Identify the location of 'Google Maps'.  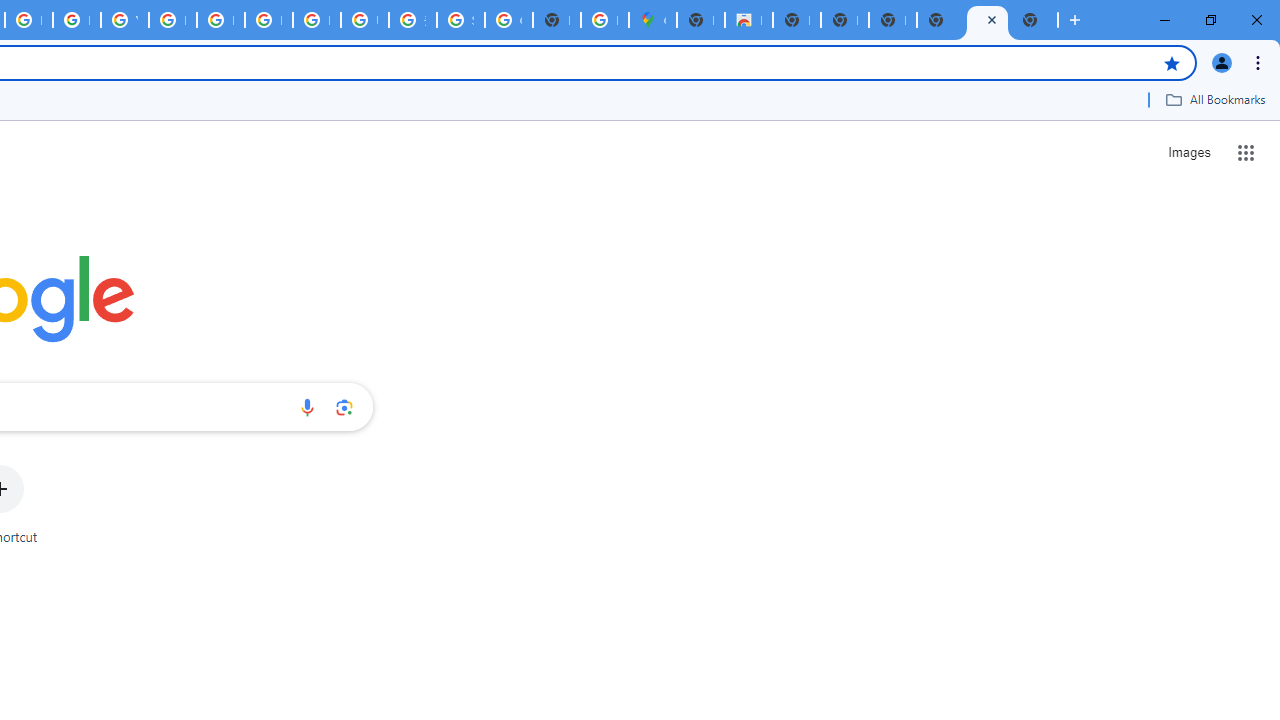
(652, 20).